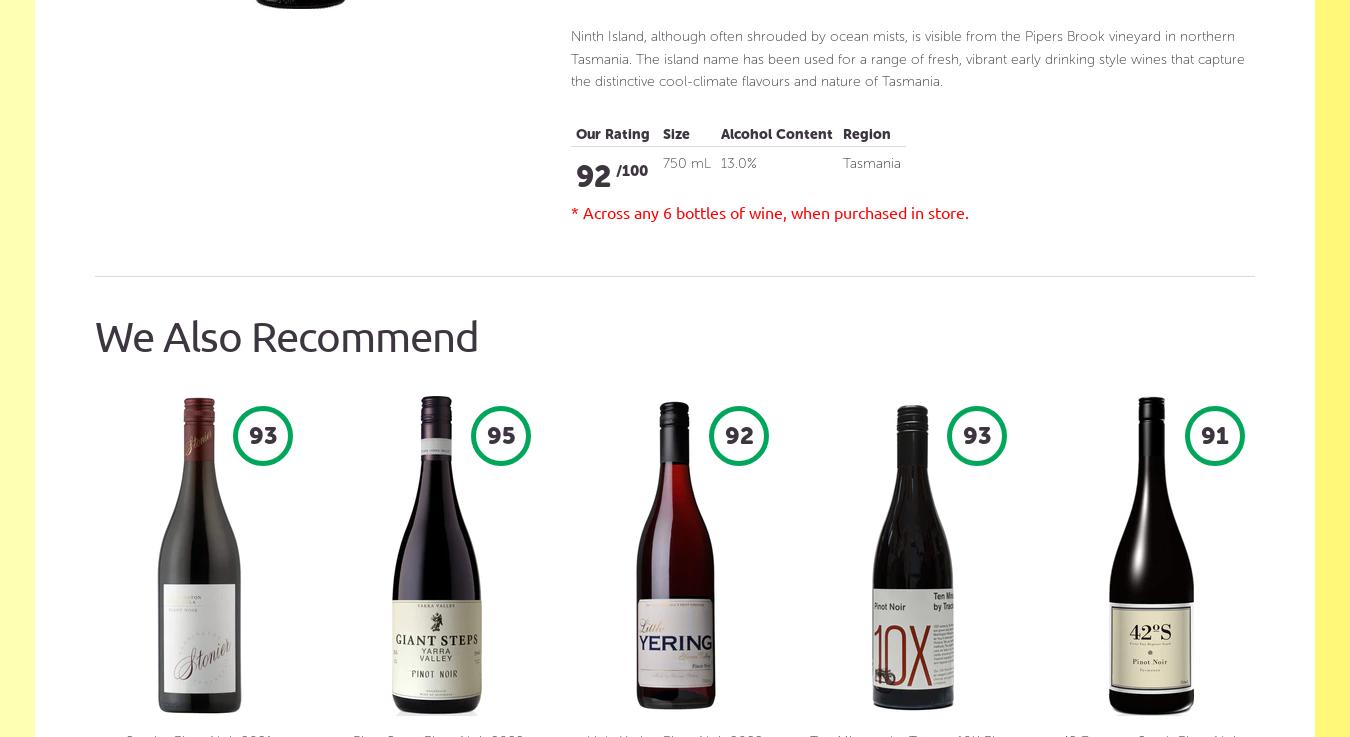 This screenshot has height=737, width=1350. What do you see at coordinates (813, 273) in the screenshot?
I see `'Full Strength Beer'` at bounding box center [813, 273].